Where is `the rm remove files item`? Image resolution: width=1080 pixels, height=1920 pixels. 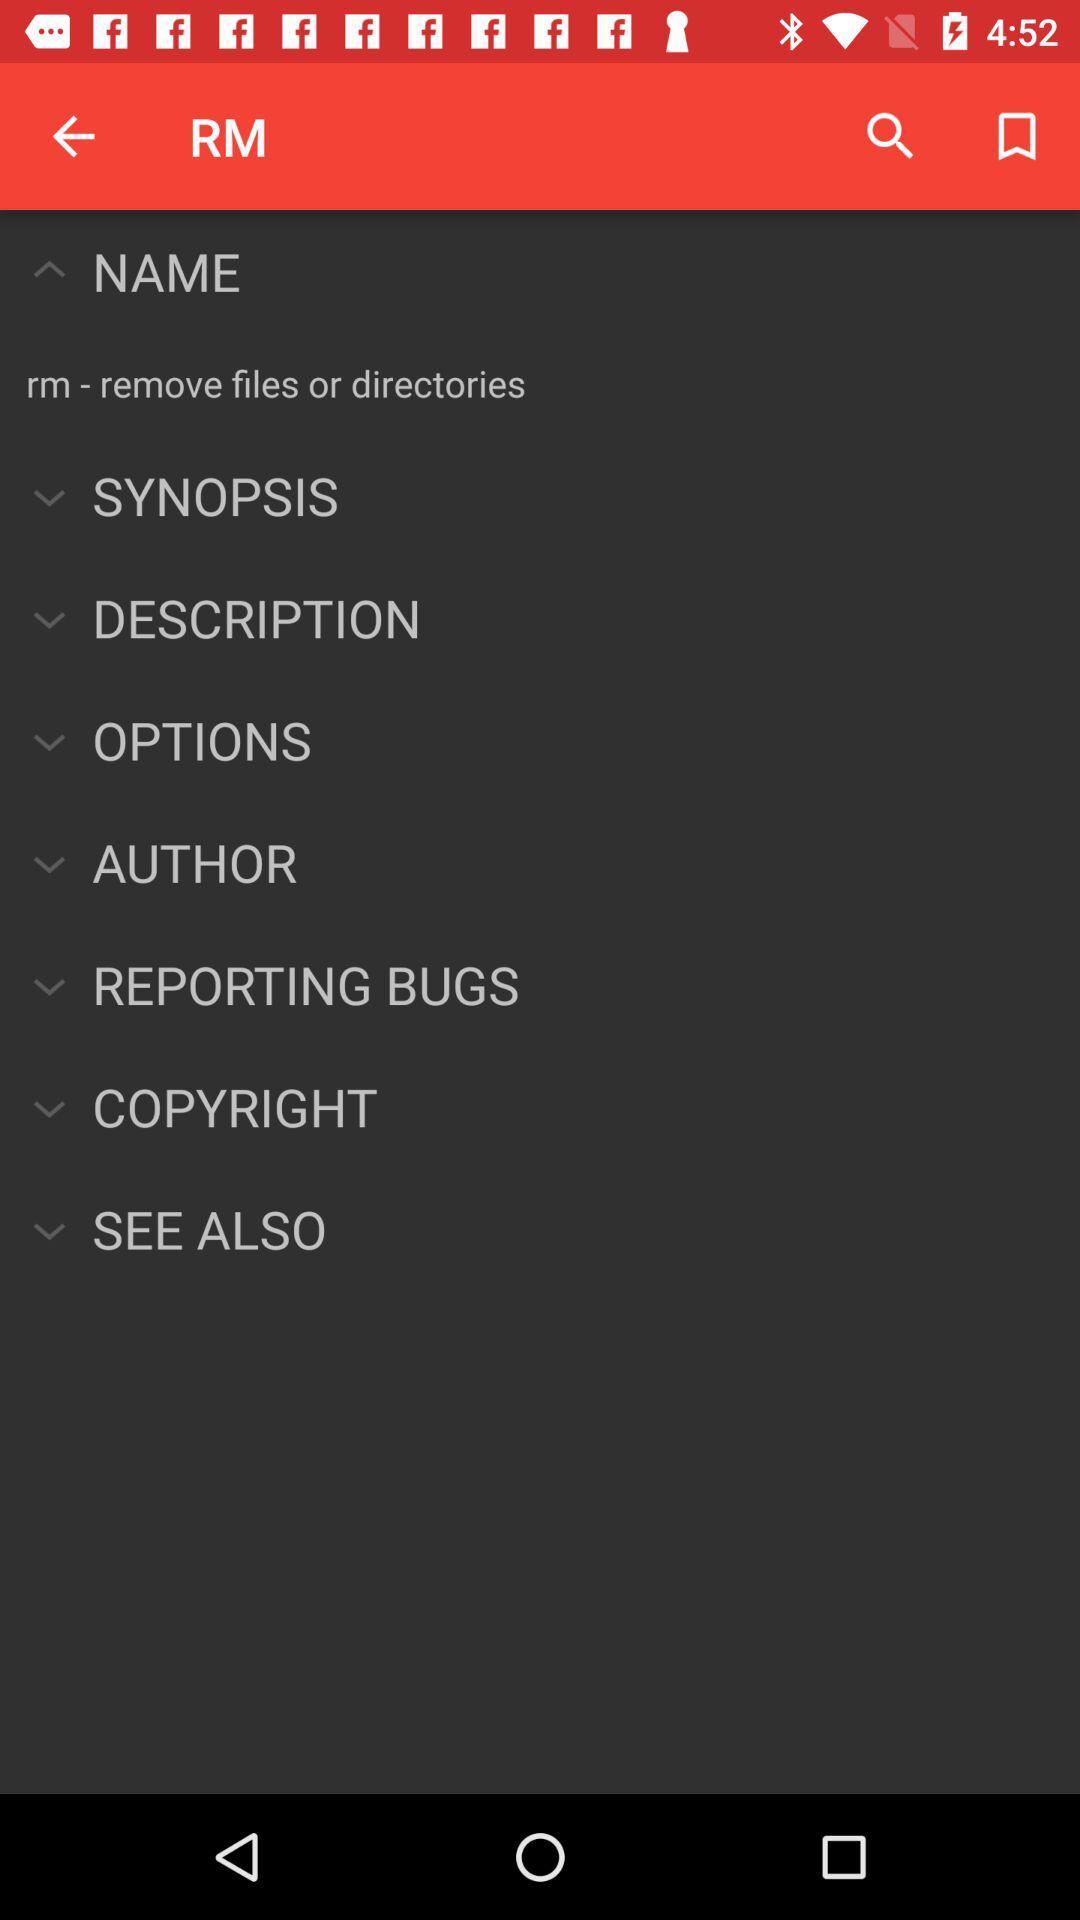 the rm remove files item is located at coordinates (276, 383).